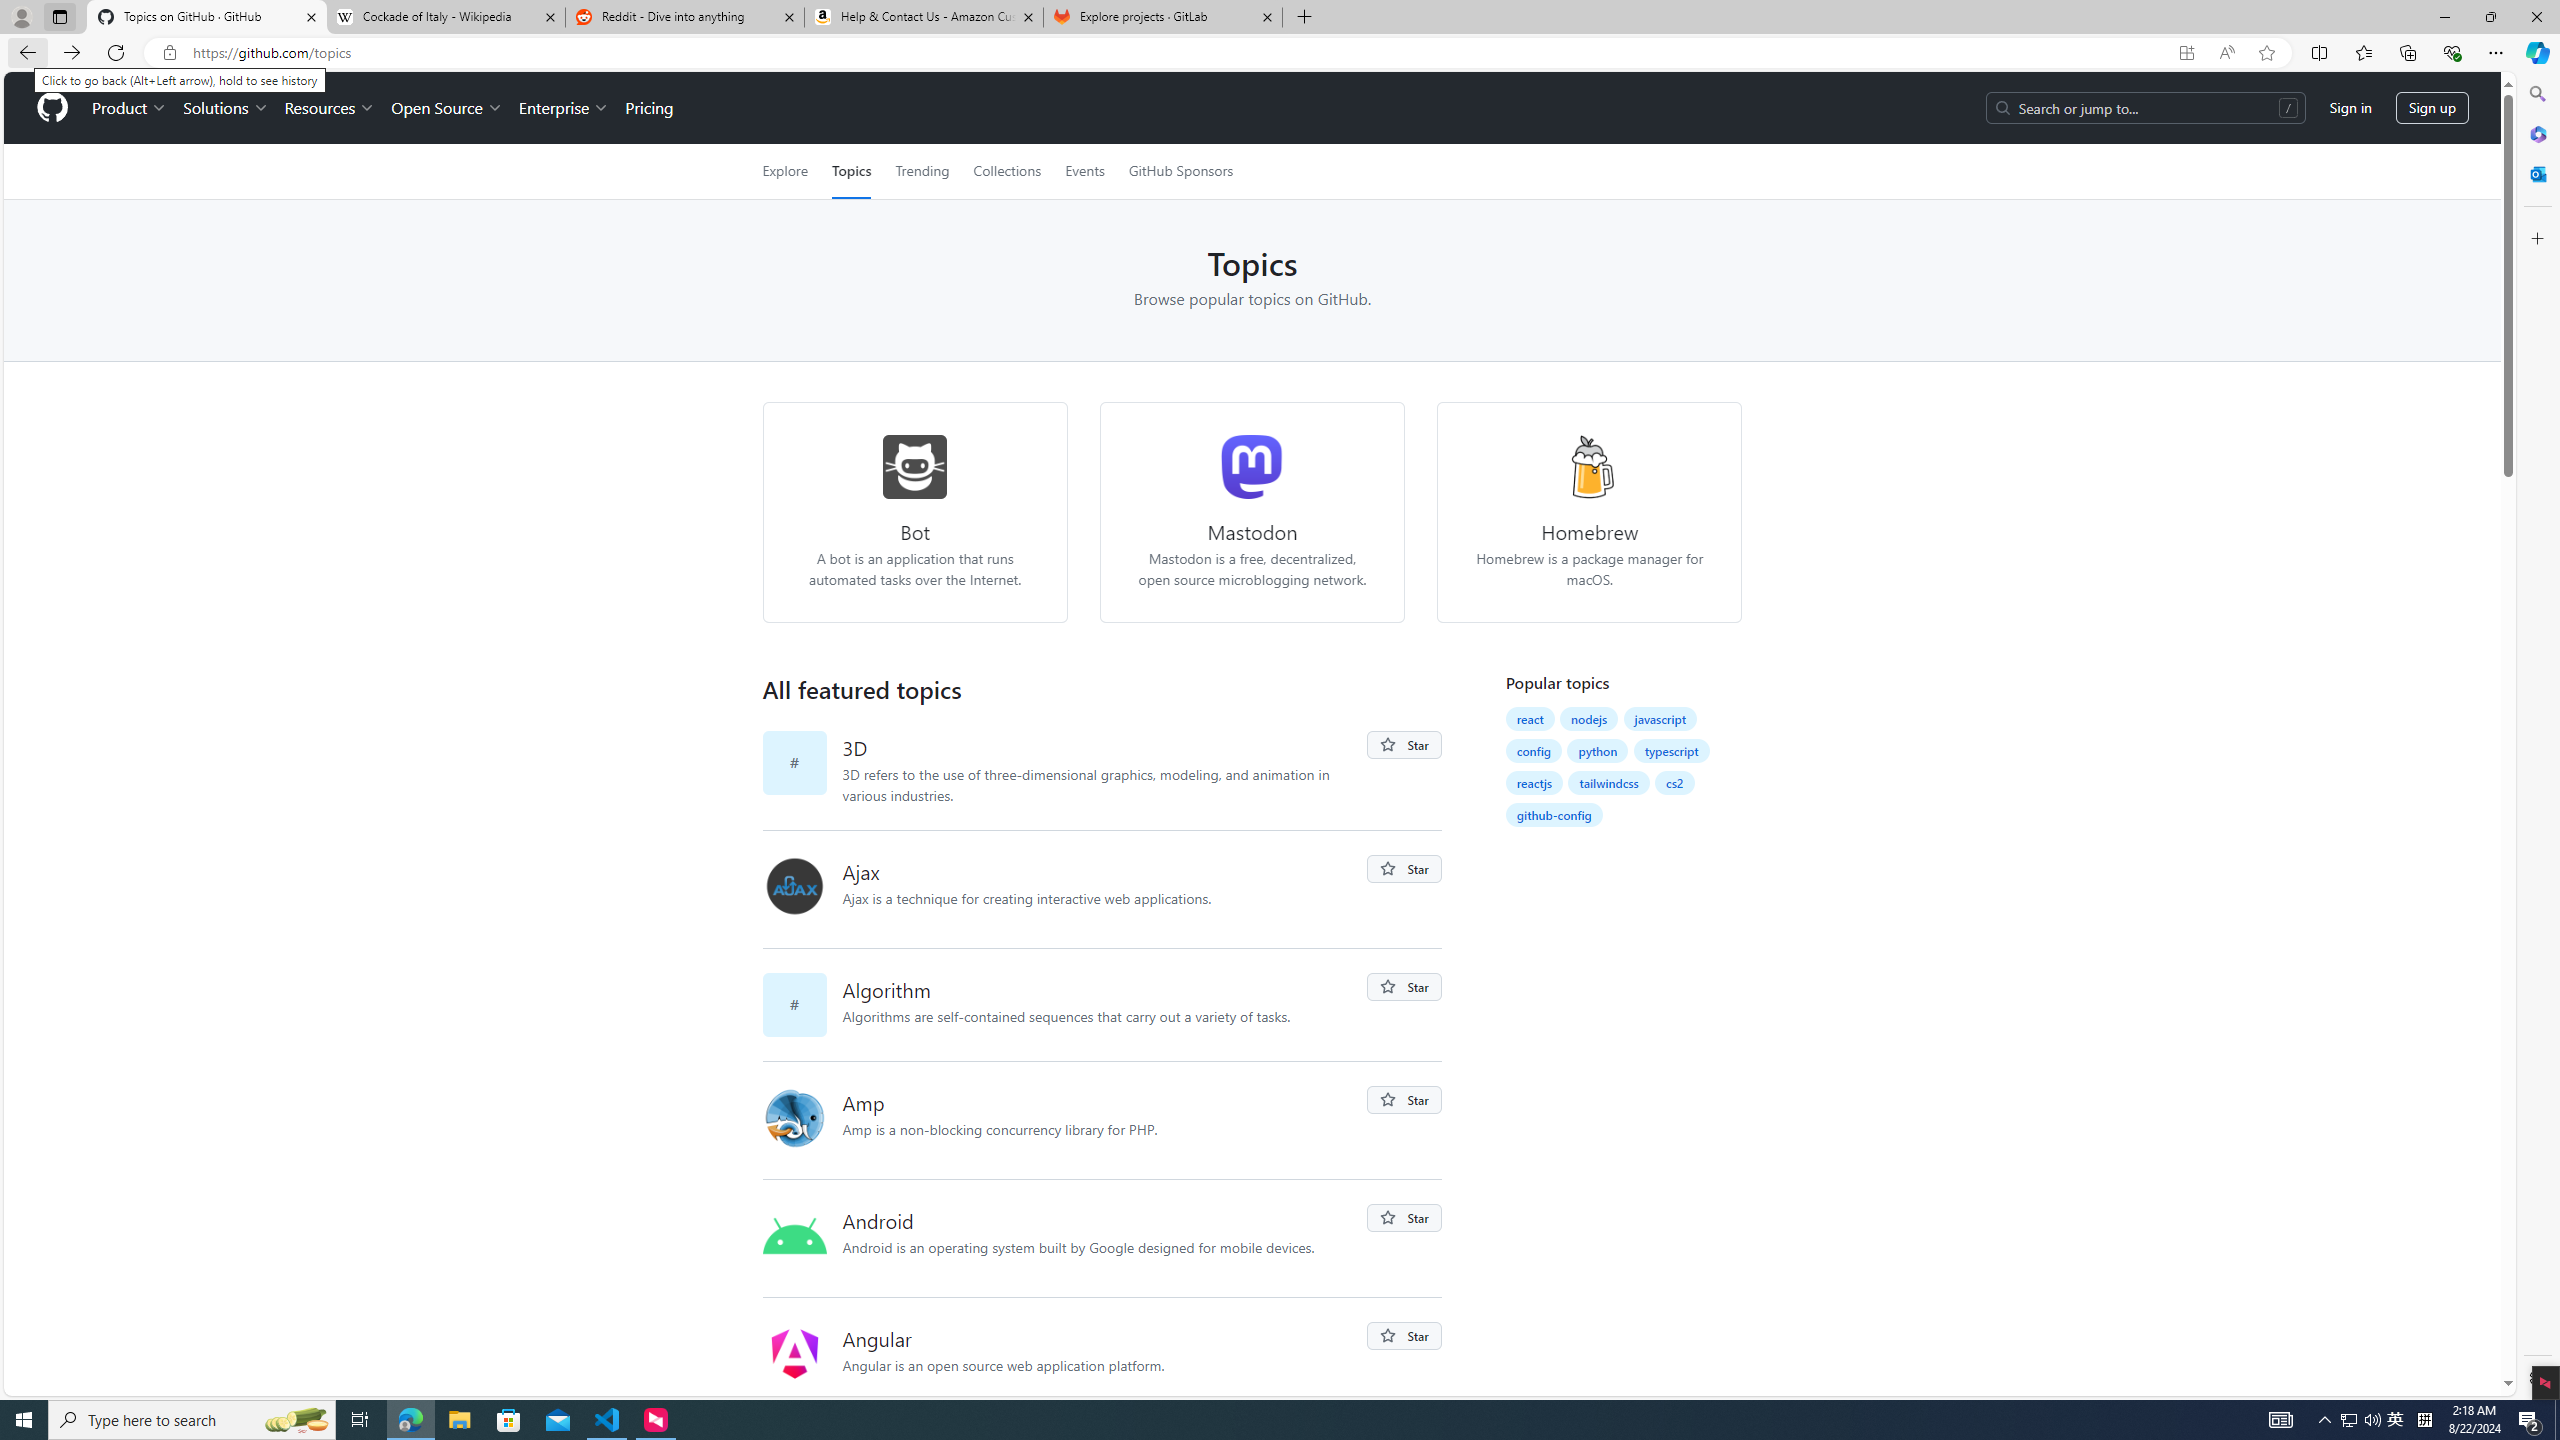 The image size is (2560, 1440). What do you see at coordinates (1529, 717) in the screenshot?
I see `'react'` at bounding box center [1529, 717].